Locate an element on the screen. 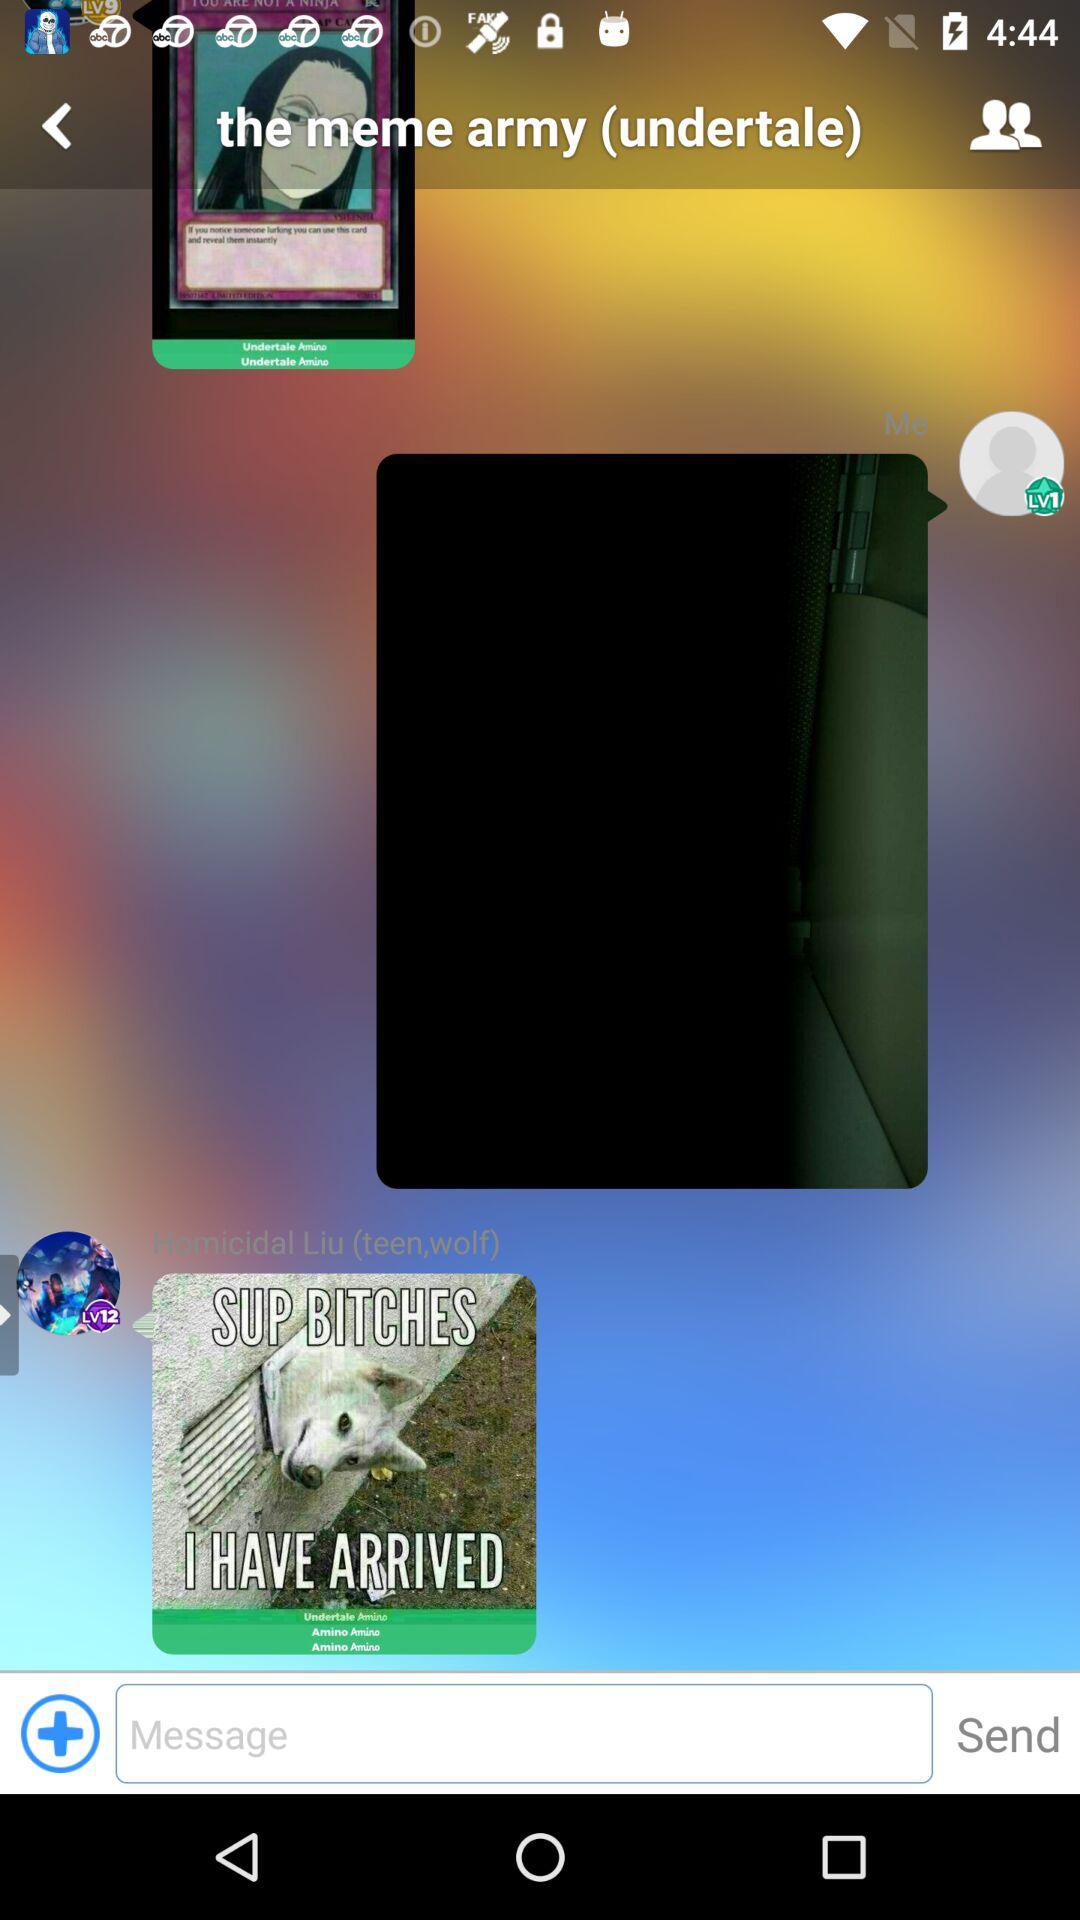 The height and width of the screenshot is (1920, 1080). the button beside text field is located at coordinates (1009, 1732).